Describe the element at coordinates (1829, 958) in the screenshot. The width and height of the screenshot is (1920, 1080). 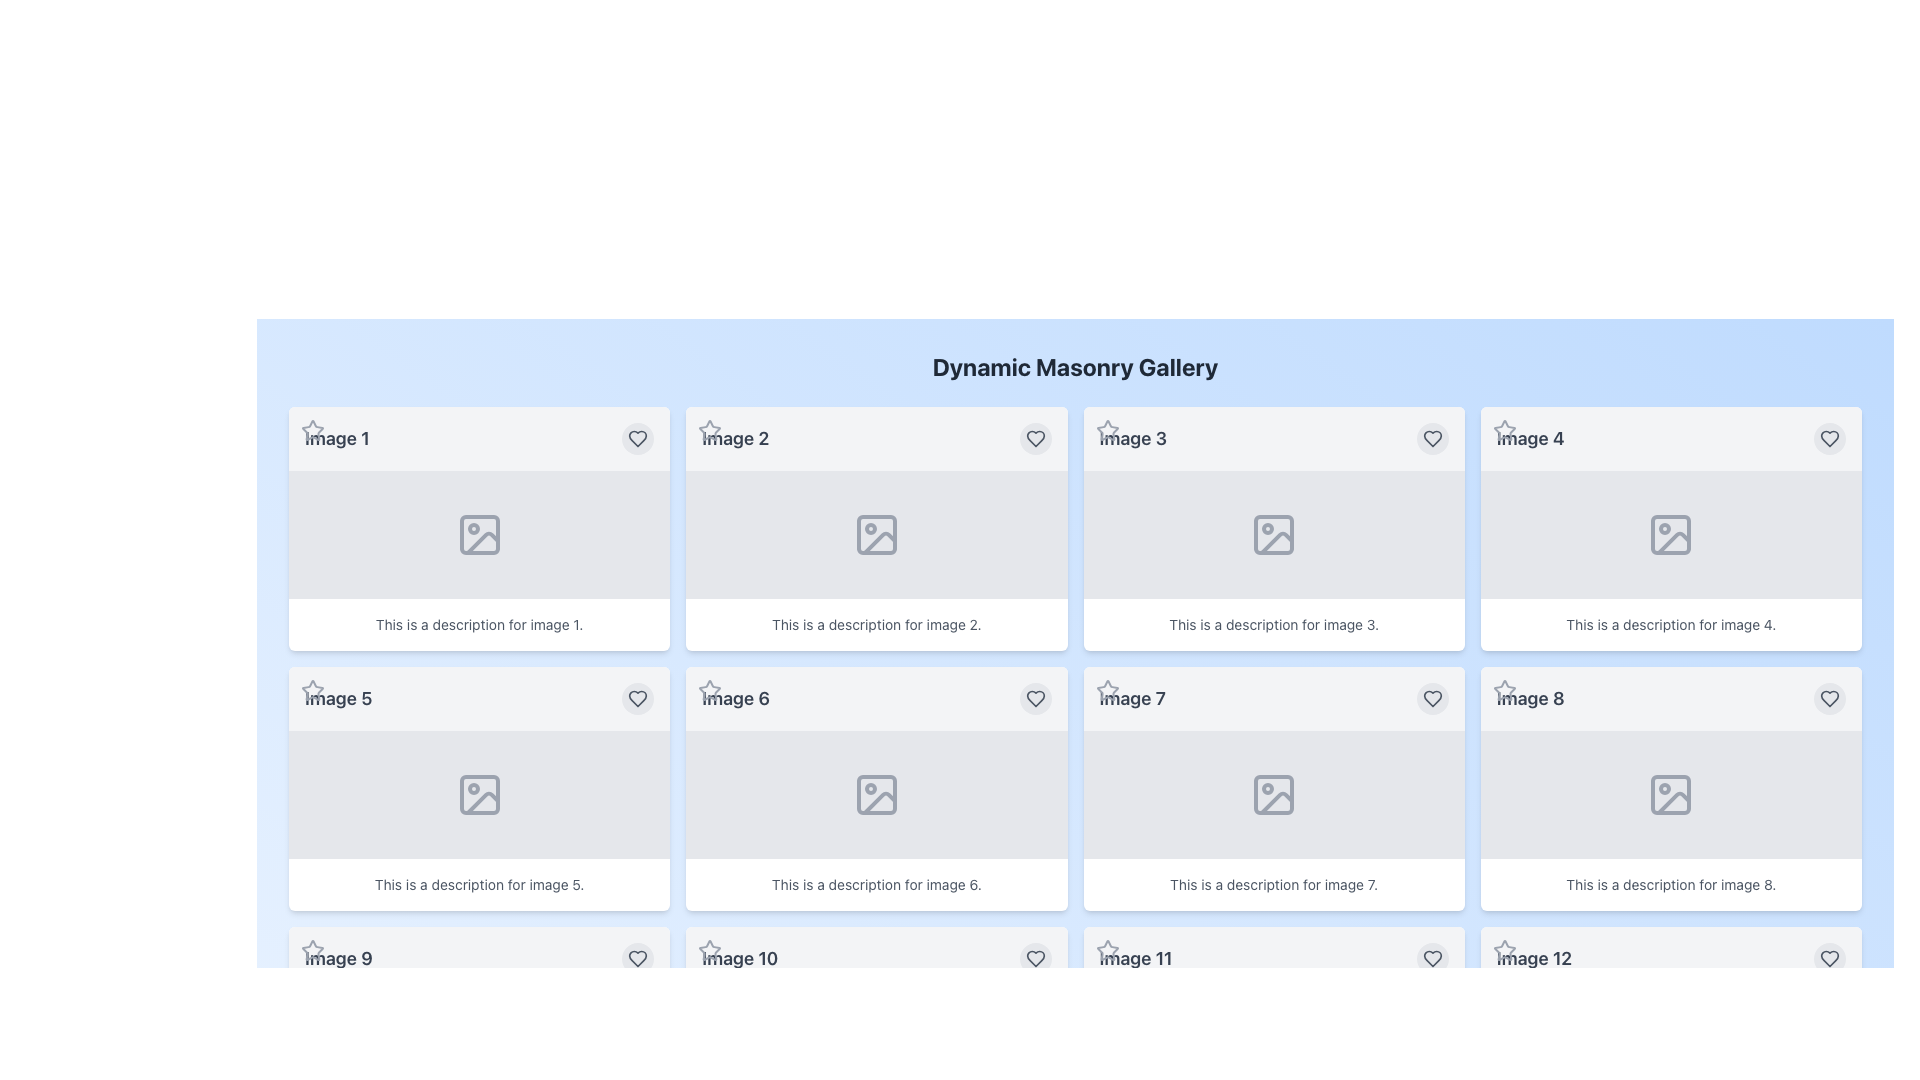
I see `the heart icon within the circular button located at the bottom-right corner of the 'Image 12' card` at that location.